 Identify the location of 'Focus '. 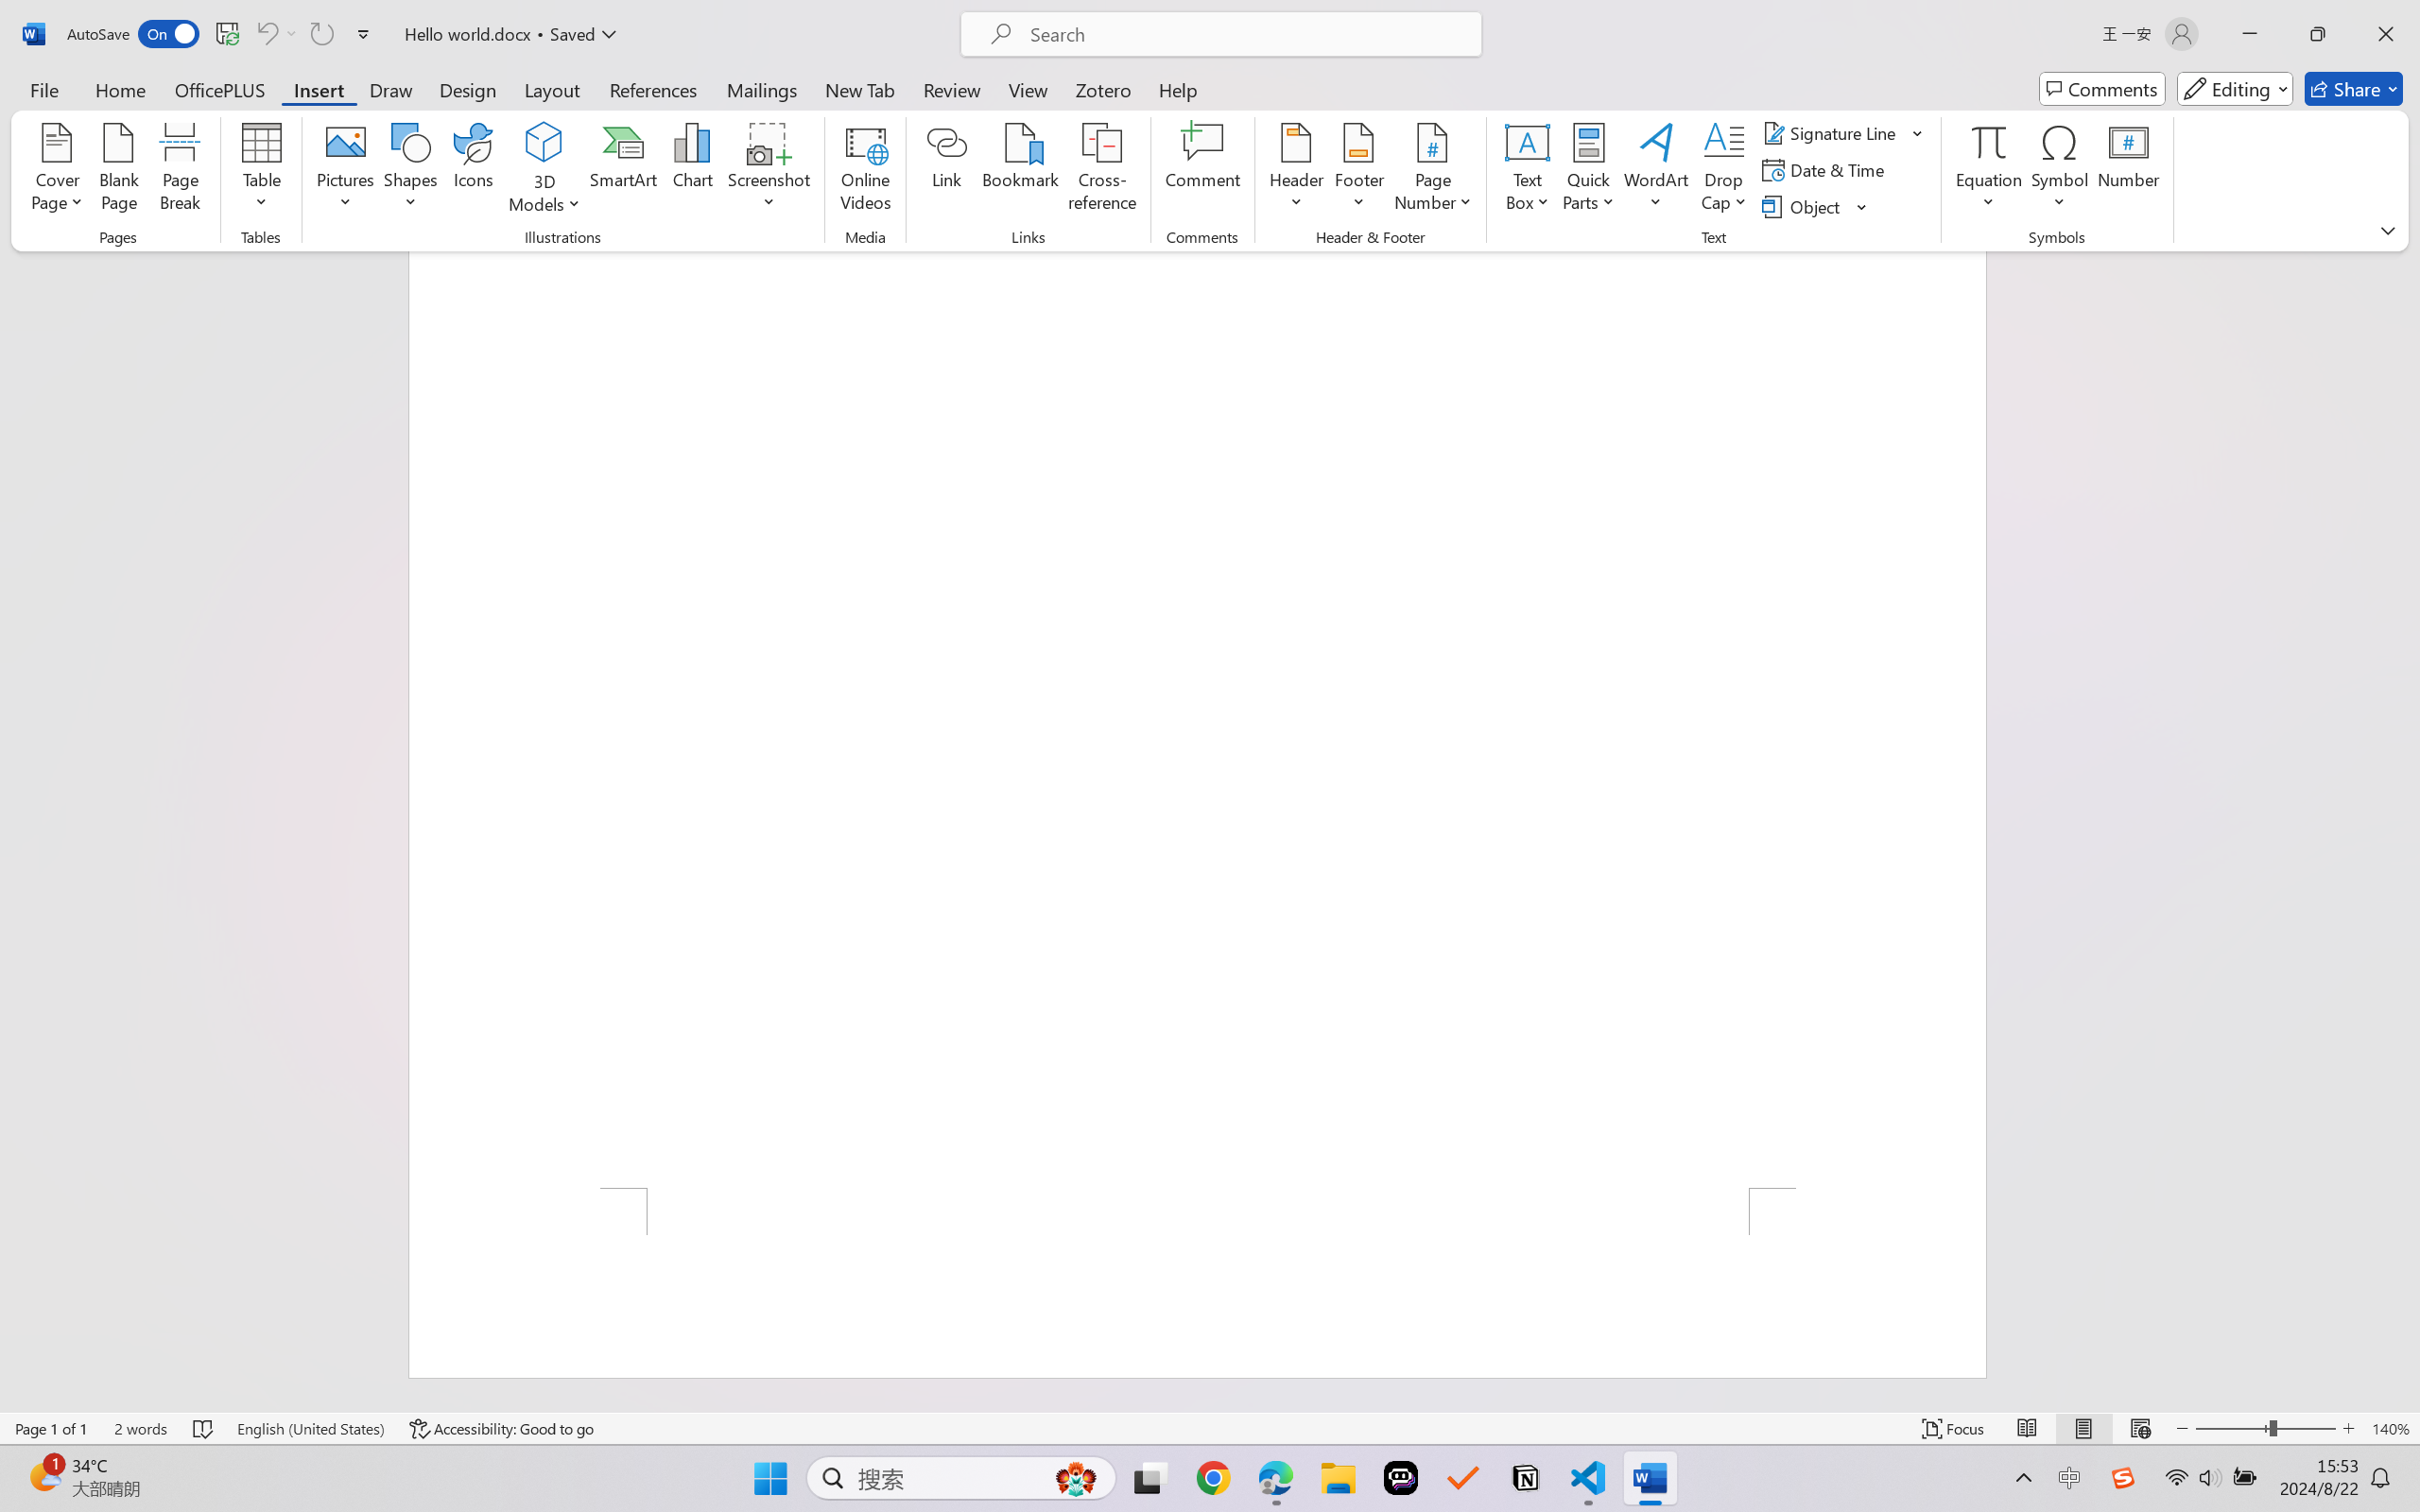
(1953, 1428).